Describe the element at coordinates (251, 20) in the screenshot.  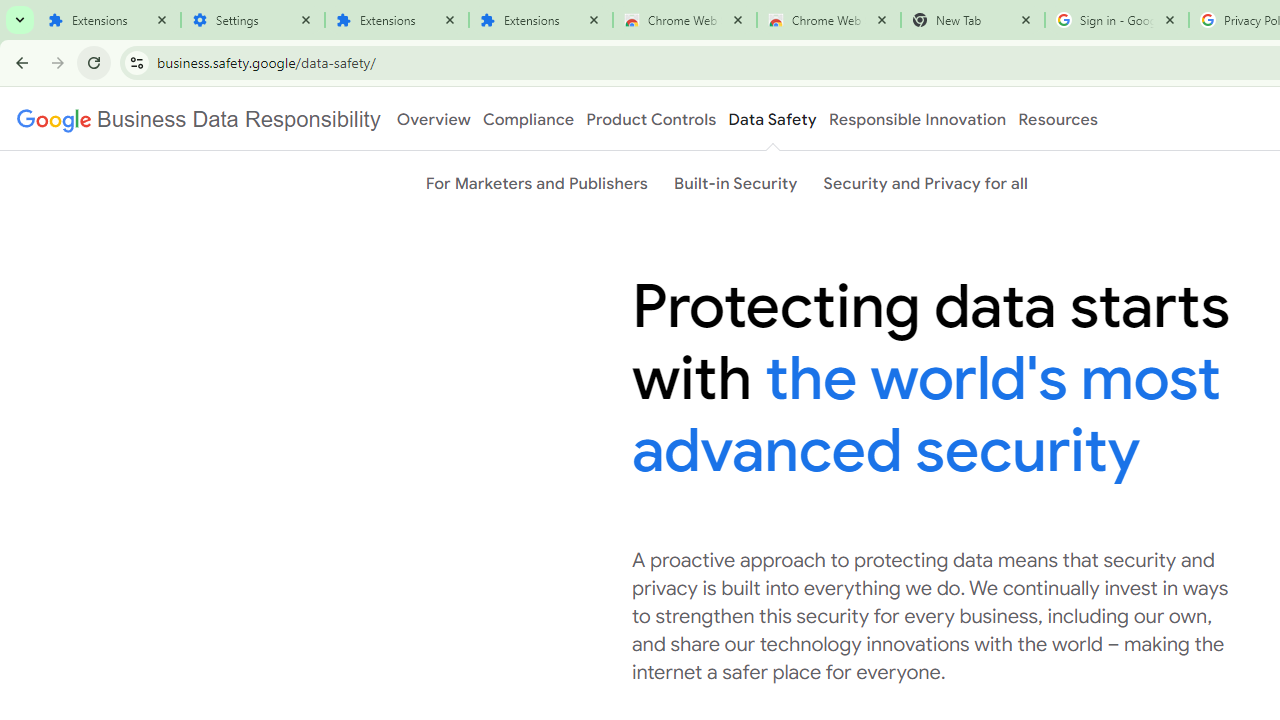
I see `'Settings'` at that location.